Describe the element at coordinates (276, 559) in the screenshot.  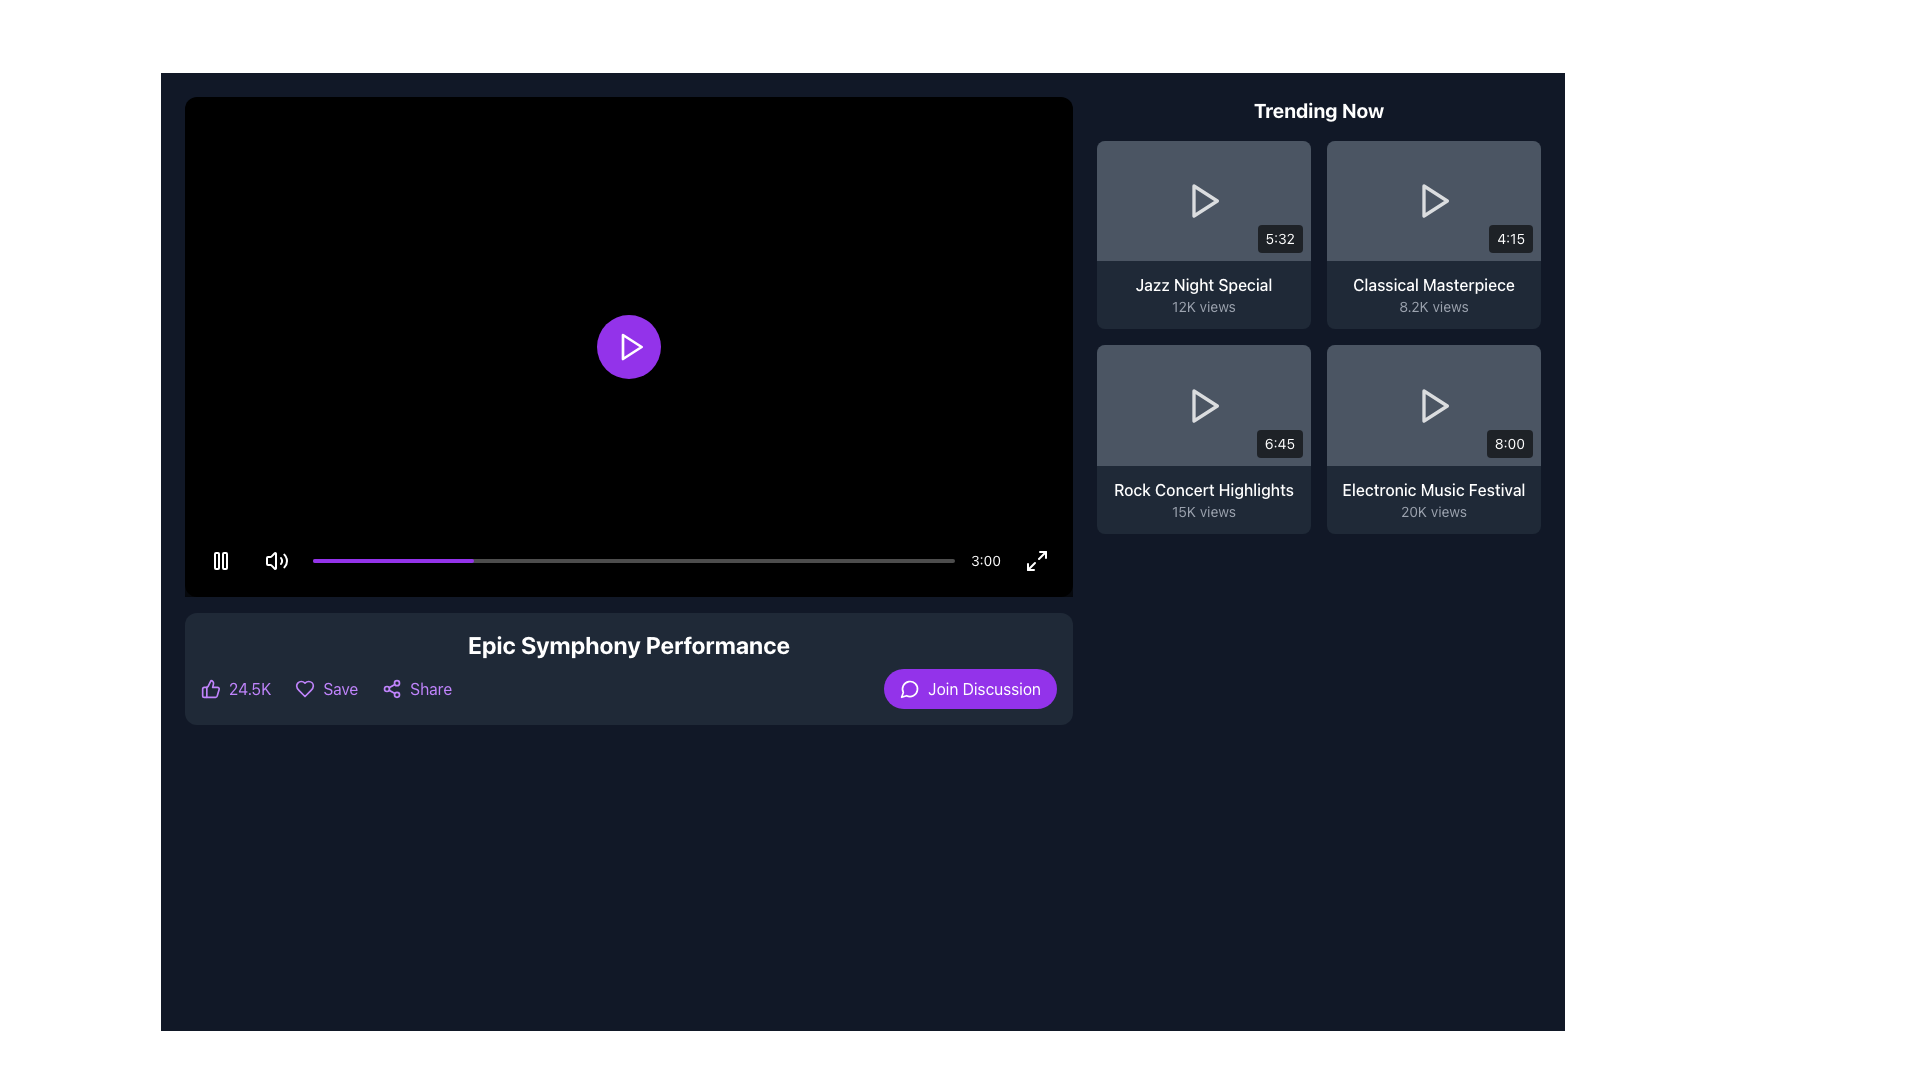
I see `the Mute/Unmute Button, which is a small speaker icon with sound waves, located in the bottom-left corner of the video playback area` at that location.